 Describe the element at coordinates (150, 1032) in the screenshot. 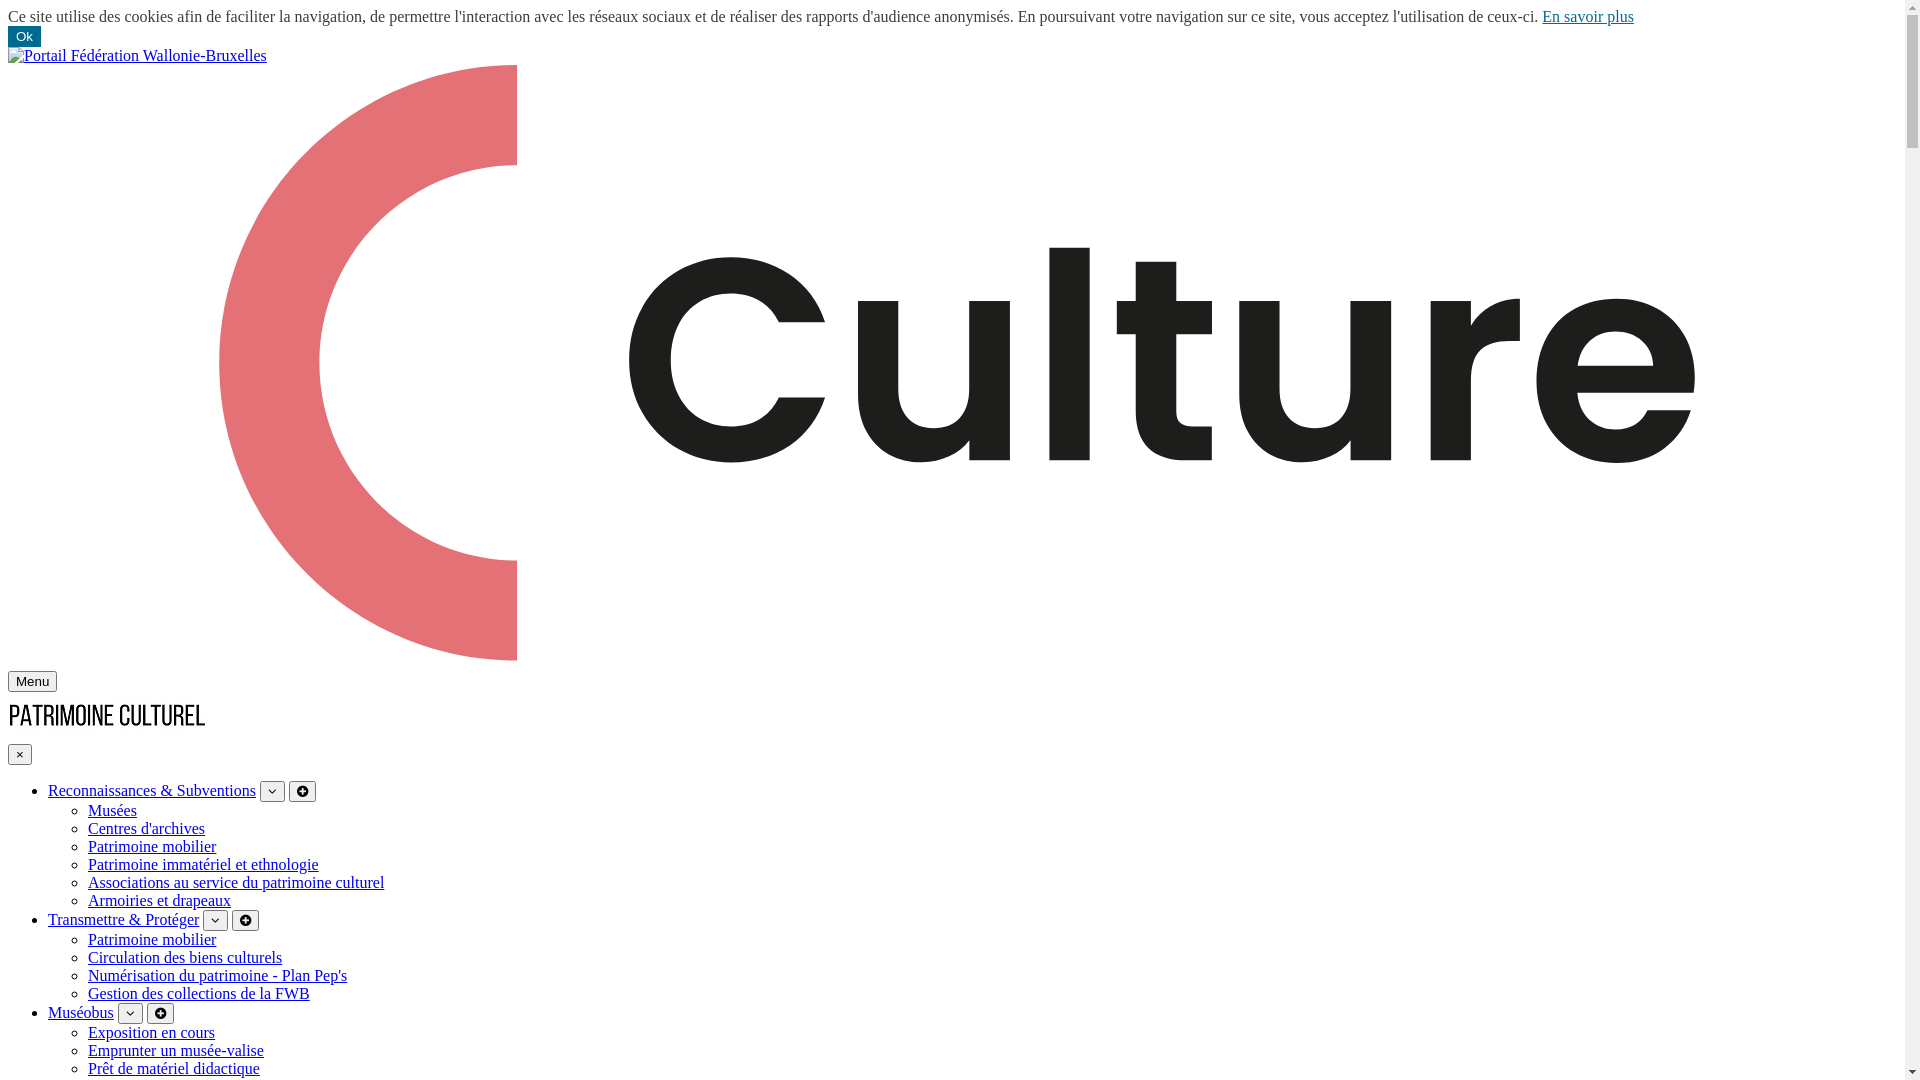

I see `'Exposition en cours'` at that location.